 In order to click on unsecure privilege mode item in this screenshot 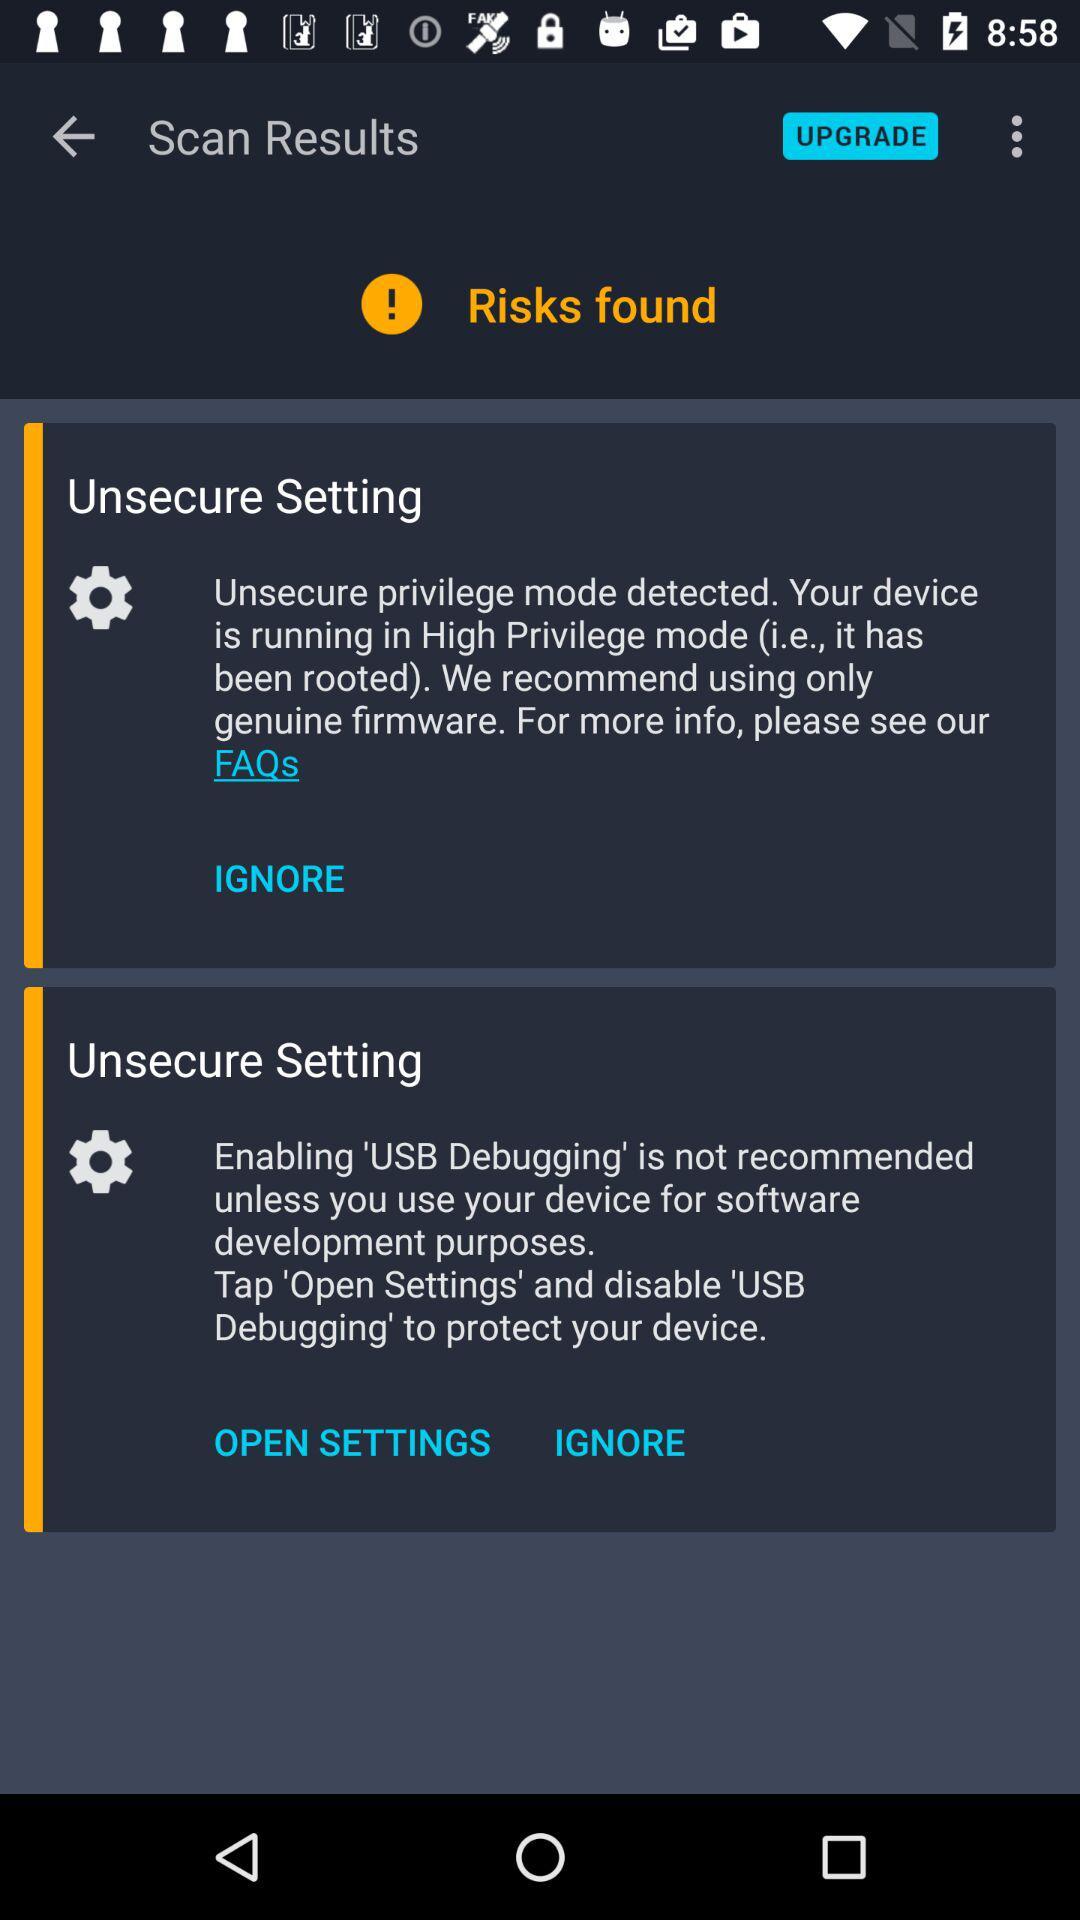, I will do `click(603, 676)`.